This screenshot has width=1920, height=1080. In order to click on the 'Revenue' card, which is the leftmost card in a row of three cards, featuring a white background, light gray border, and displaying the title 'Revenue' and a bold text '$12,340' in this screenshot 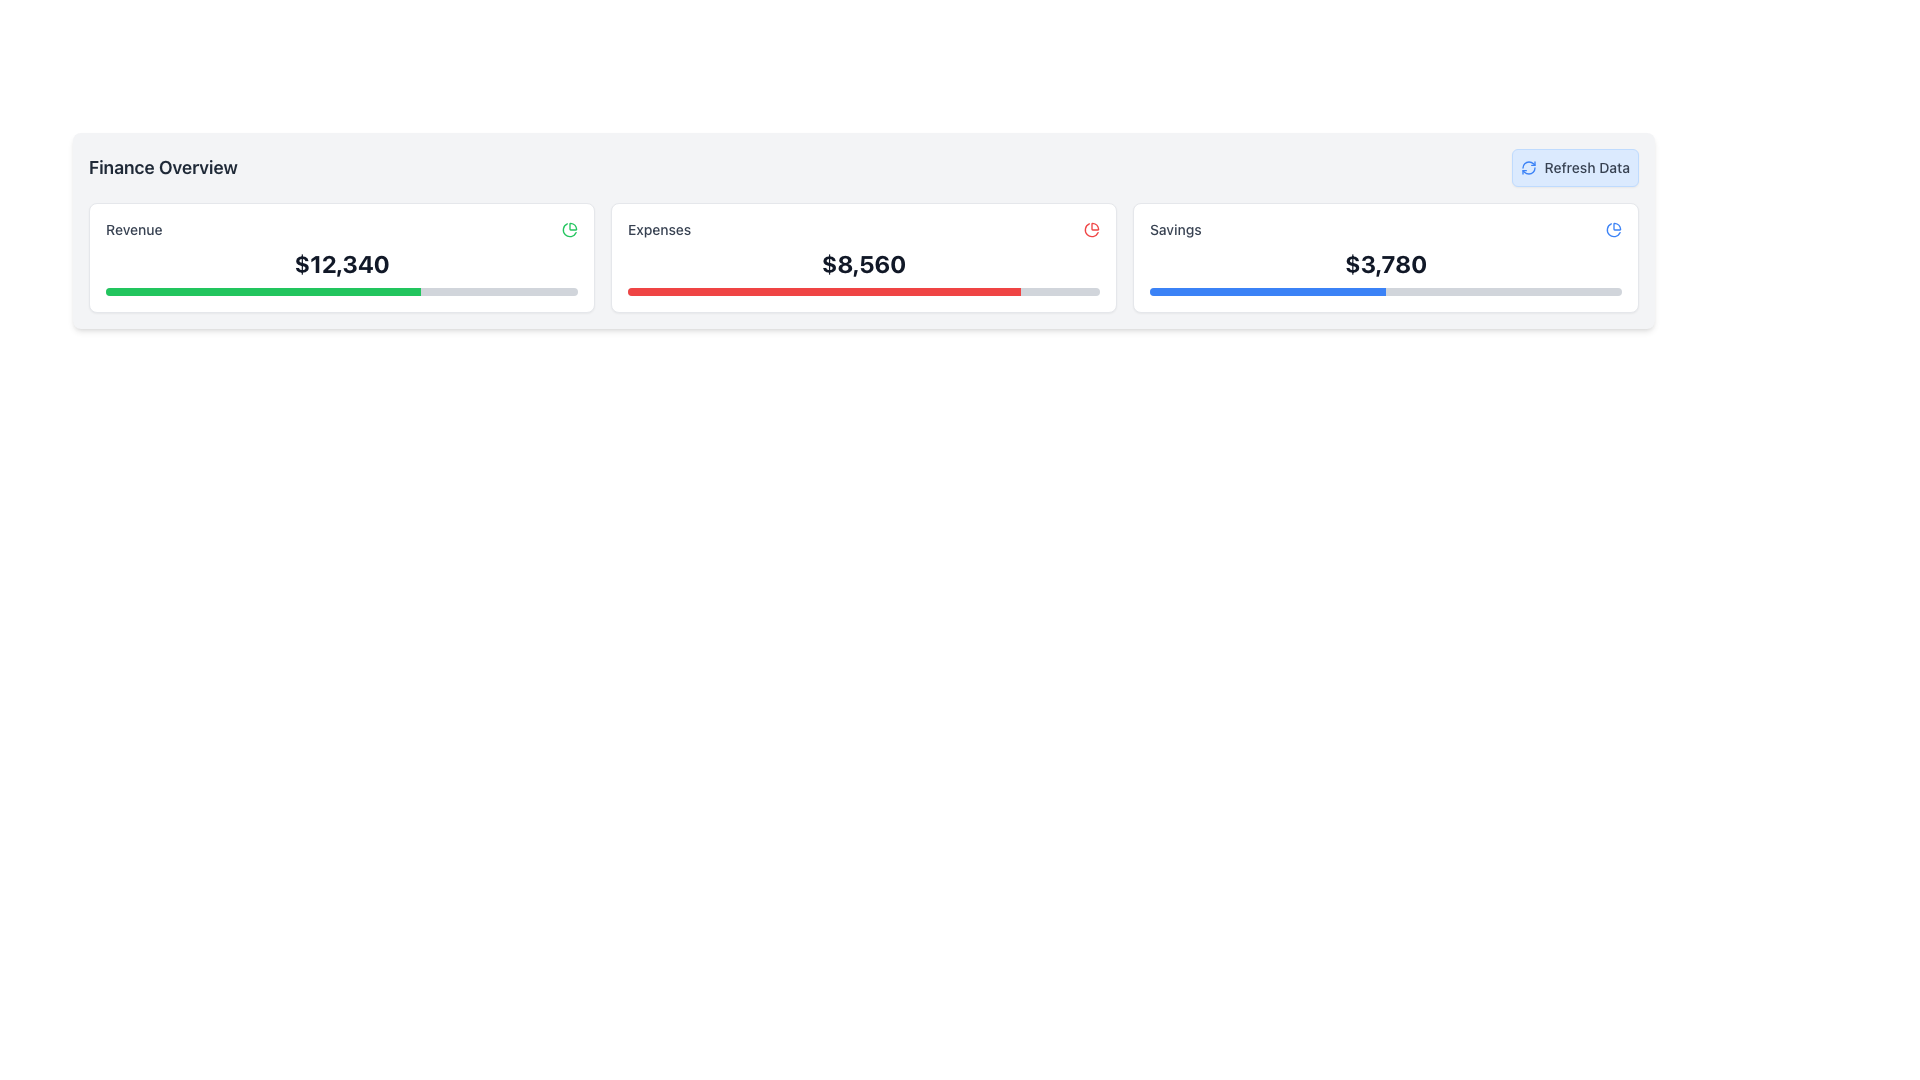, I will do `click(341, 257)`.